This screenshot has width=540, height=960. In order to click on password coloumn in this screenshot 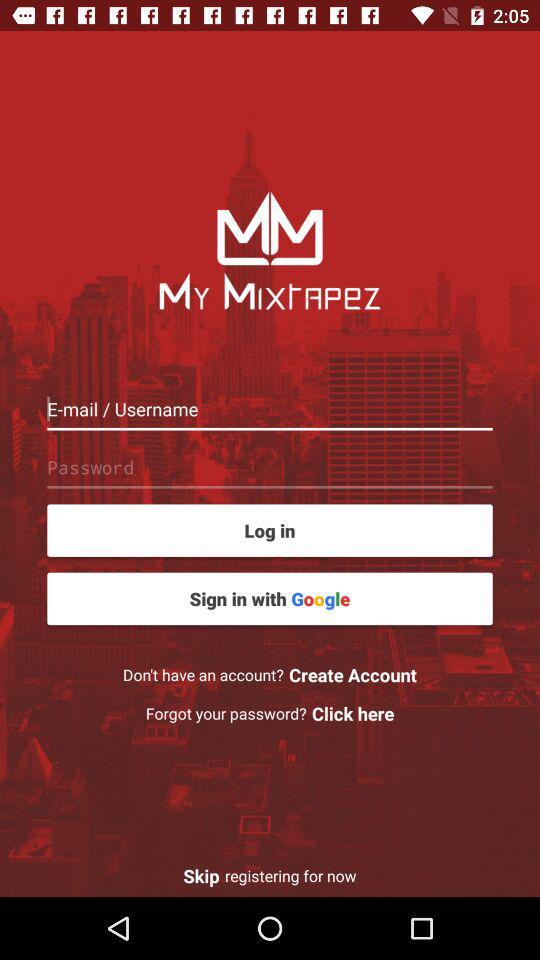, I will do `click(270, 467)`.